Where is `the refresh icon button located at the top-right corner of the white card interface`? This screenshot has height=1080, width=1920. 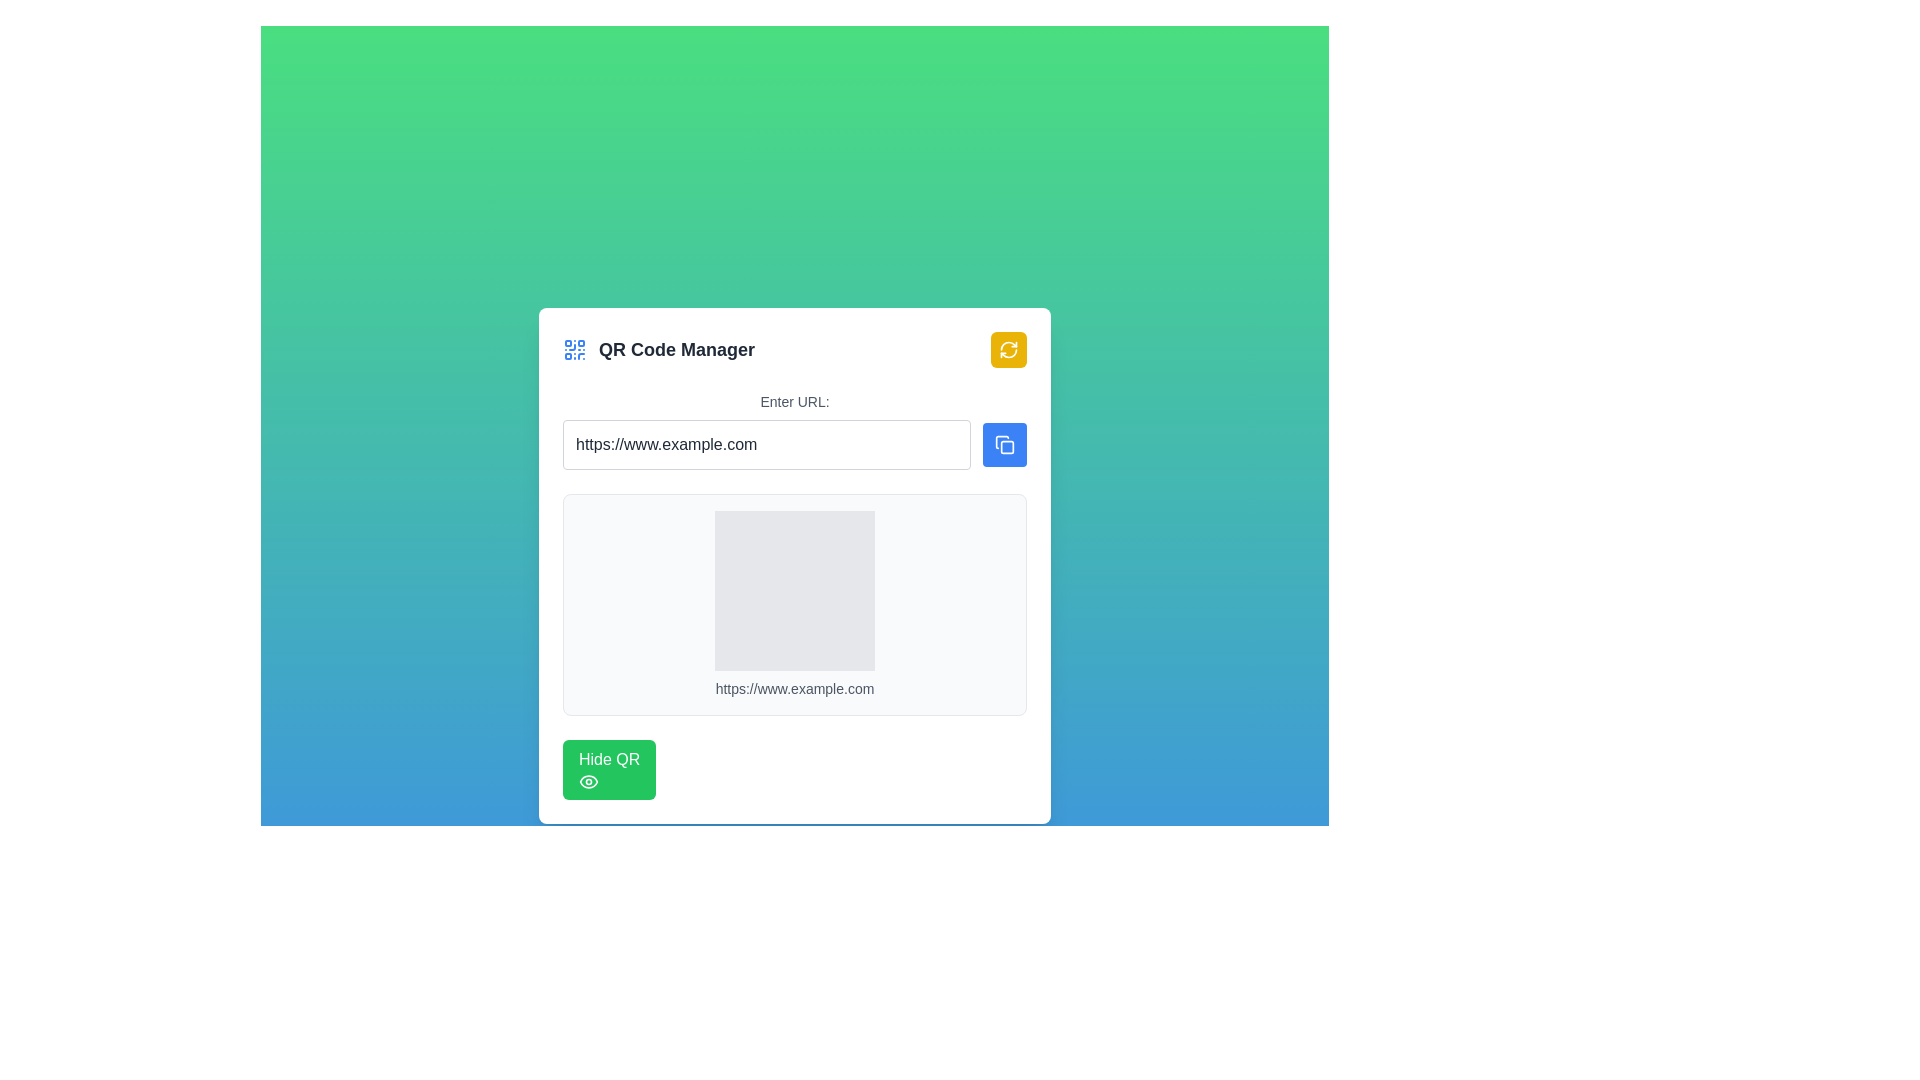
the refresh icon button located at the top-right corner of the white card interface is located at coordinates (1008, 349).